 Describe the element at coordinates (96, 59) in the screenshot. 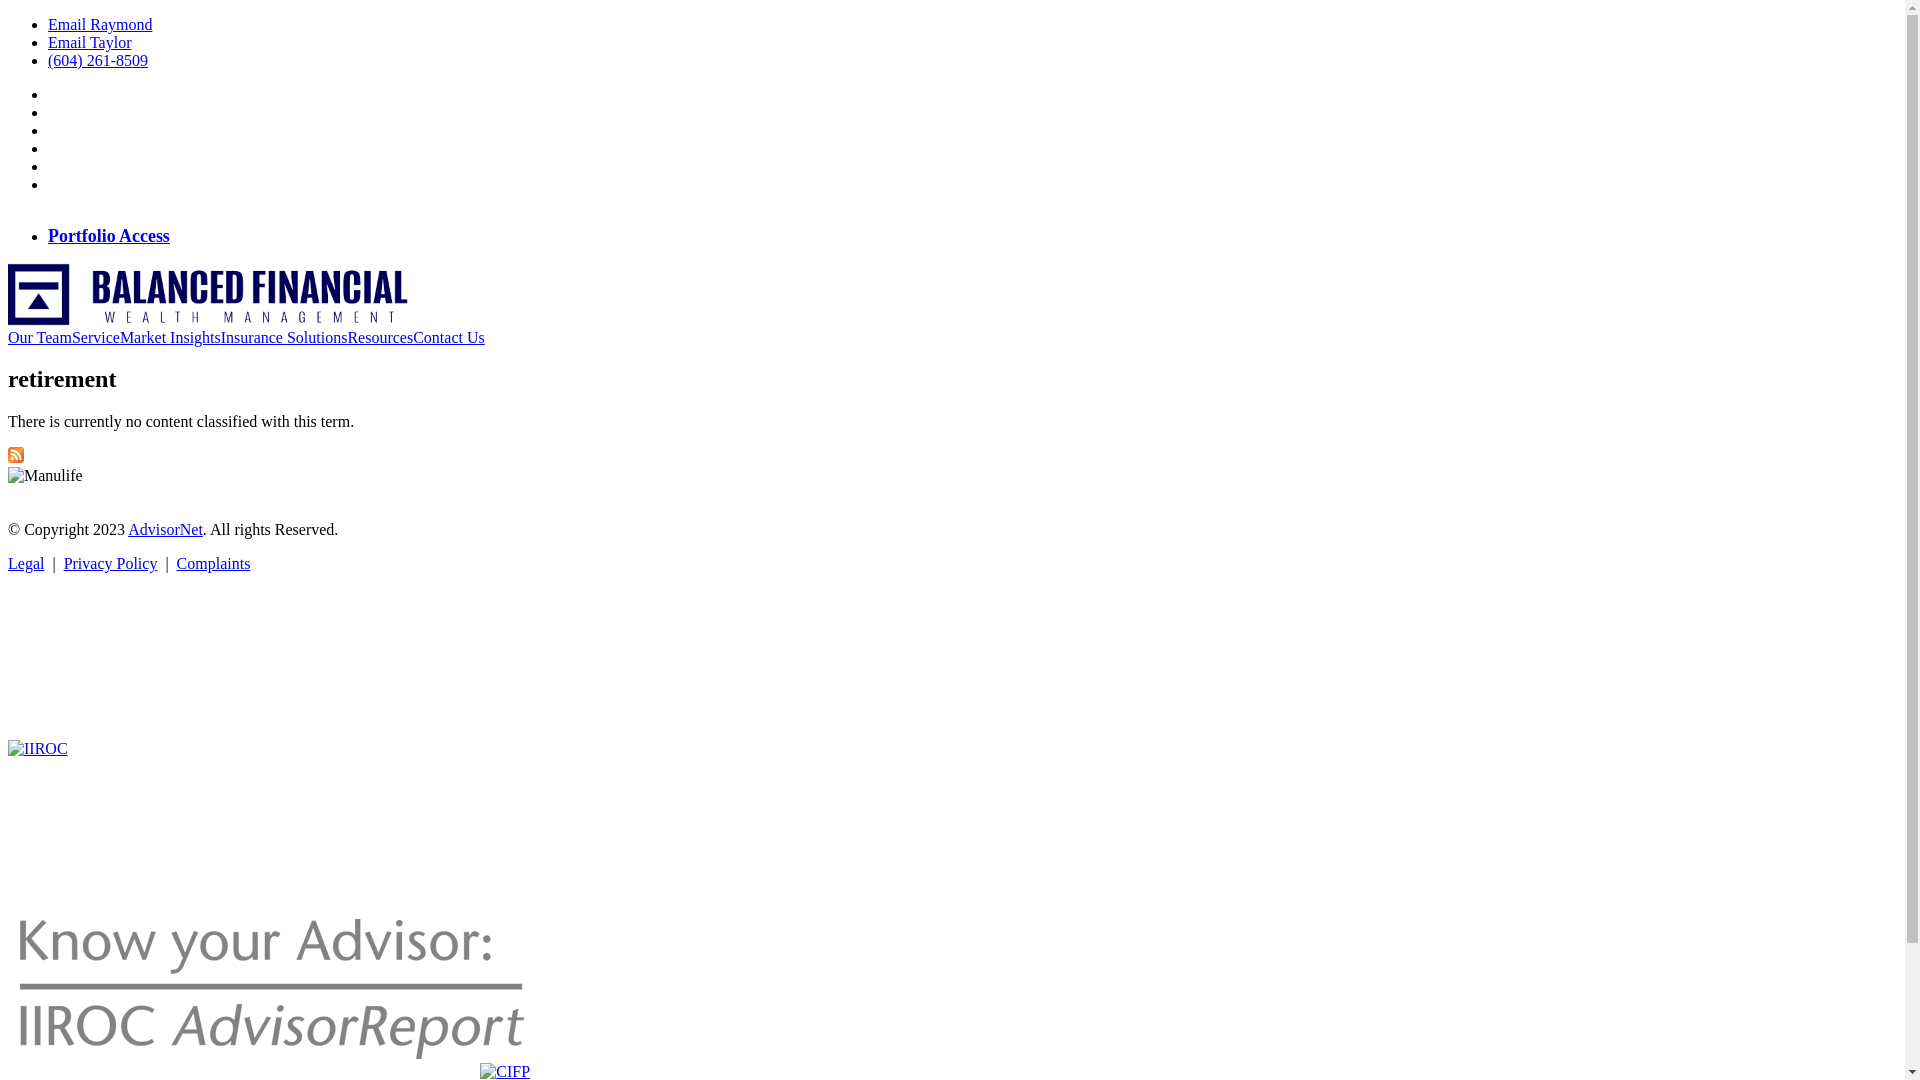

I see `'(604) 261-8509'` at that location.